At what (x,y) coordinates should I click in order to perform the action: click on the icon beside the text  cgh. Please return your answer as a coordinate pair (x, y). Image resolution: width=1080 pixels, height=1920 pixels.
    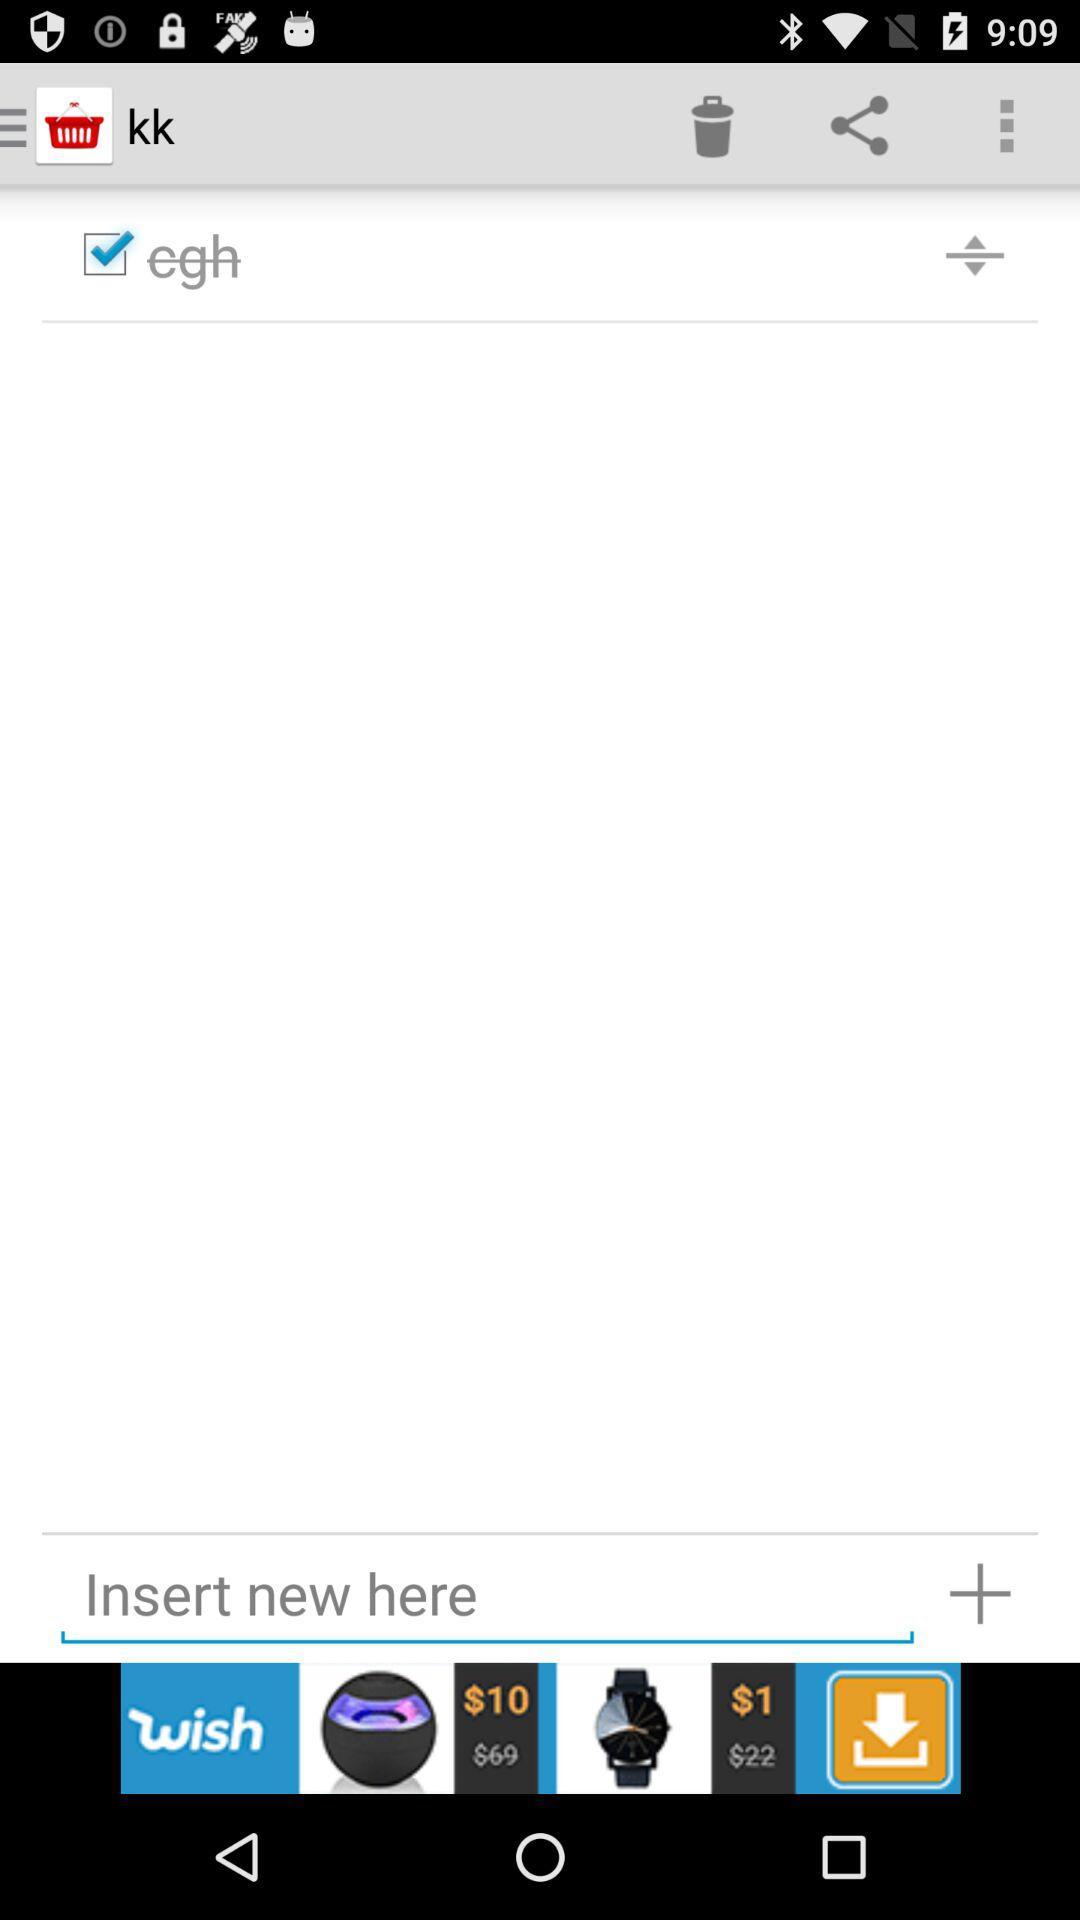
    Looking at the image, I should click on (974, 253).